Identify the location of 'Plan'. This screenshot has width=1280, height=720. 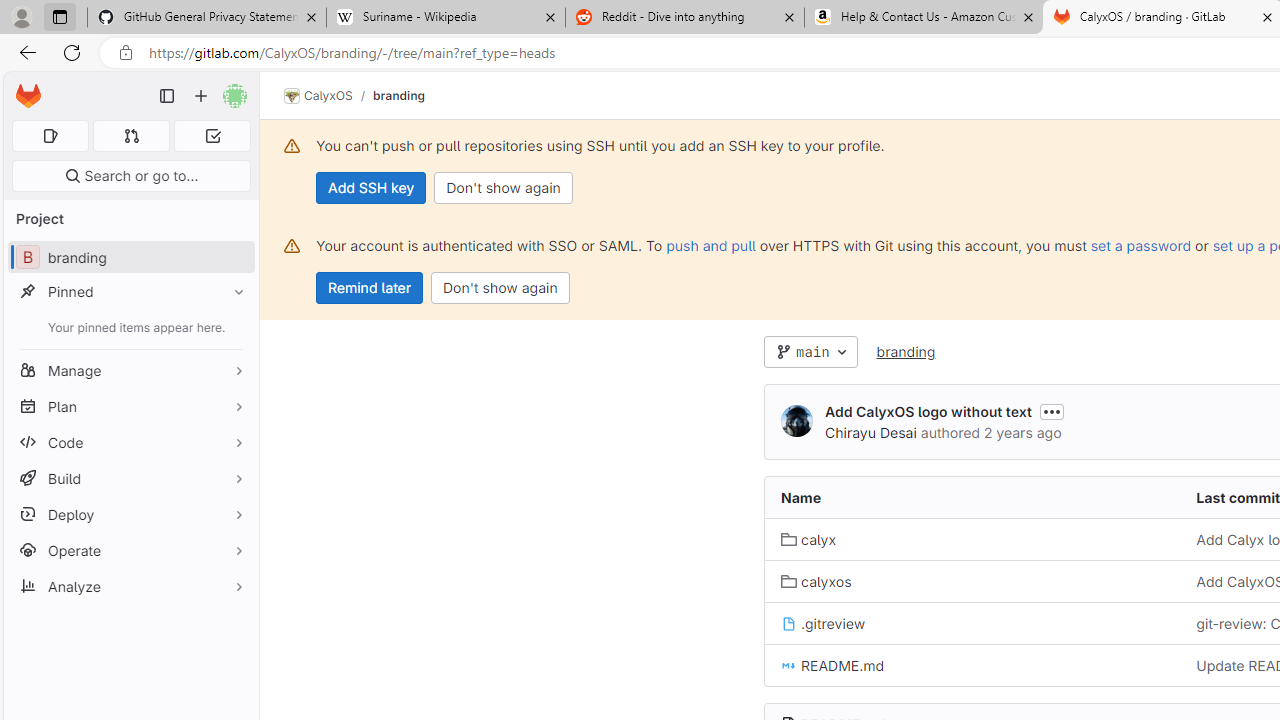
(130, 405).